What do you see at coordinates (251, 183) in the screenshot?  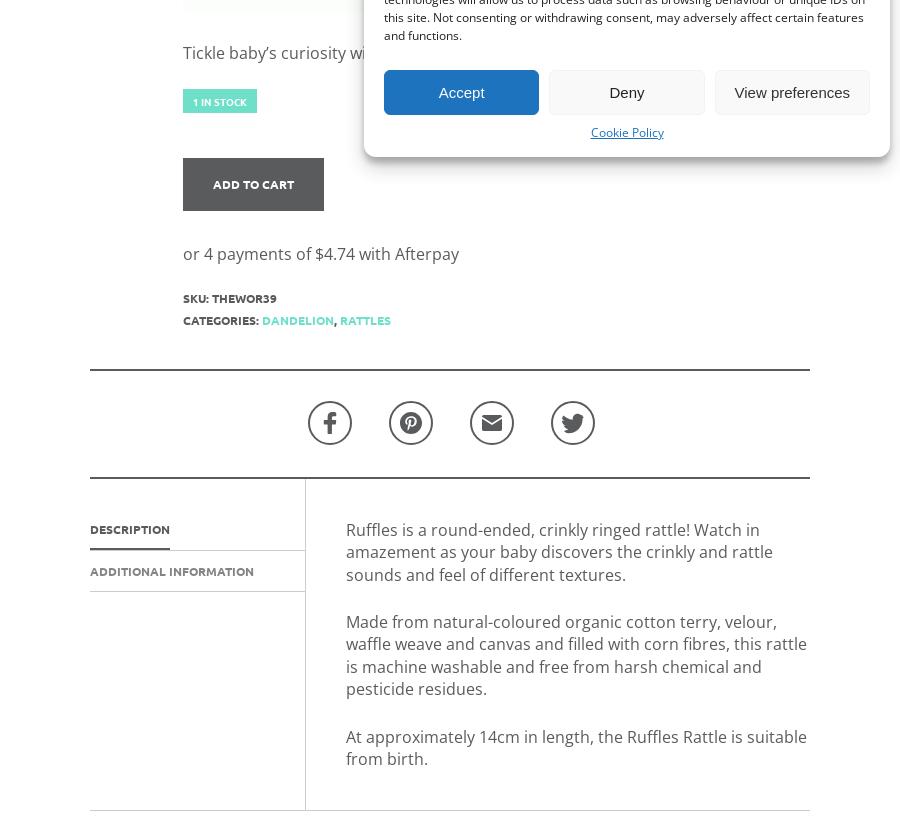 I see `'Add to cart'` at bounding box center [251, 183].